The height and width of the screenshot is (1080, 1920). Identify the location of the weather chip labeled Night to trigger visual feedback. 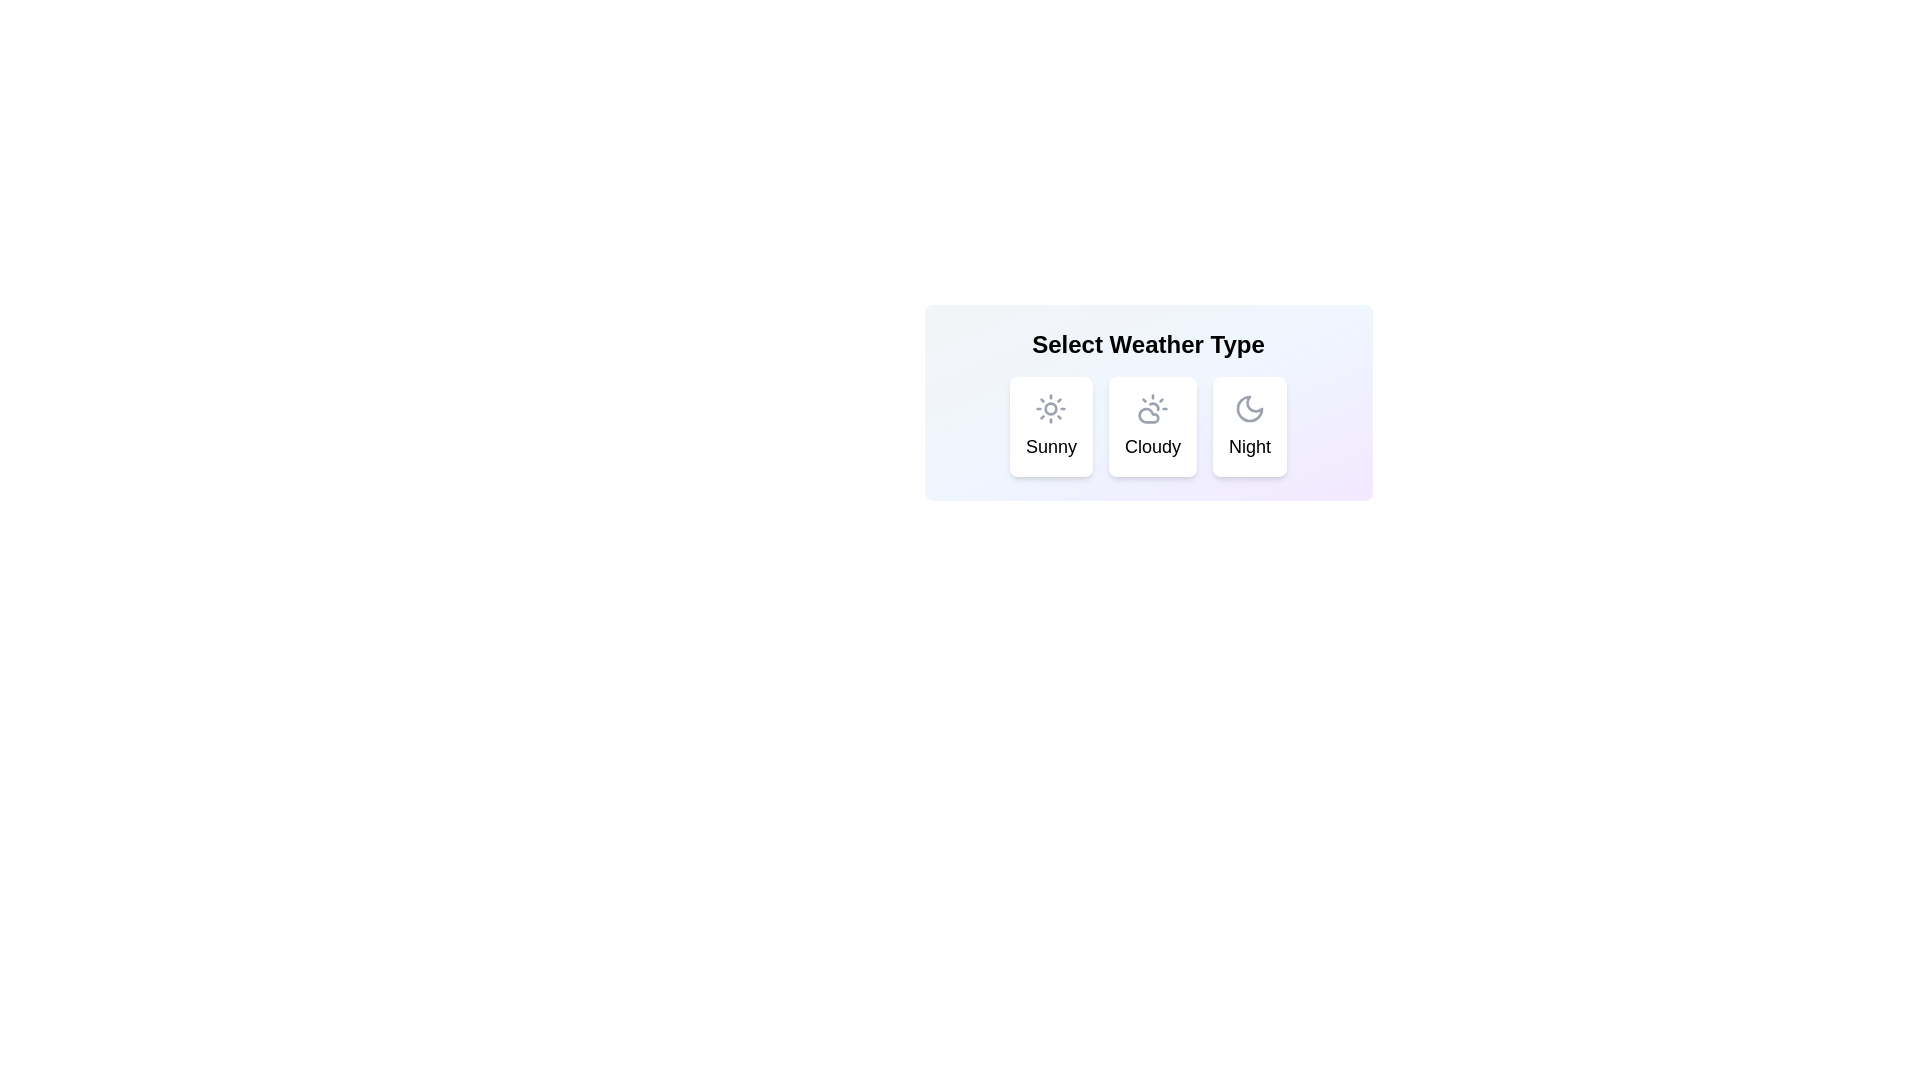
(1249, 426).